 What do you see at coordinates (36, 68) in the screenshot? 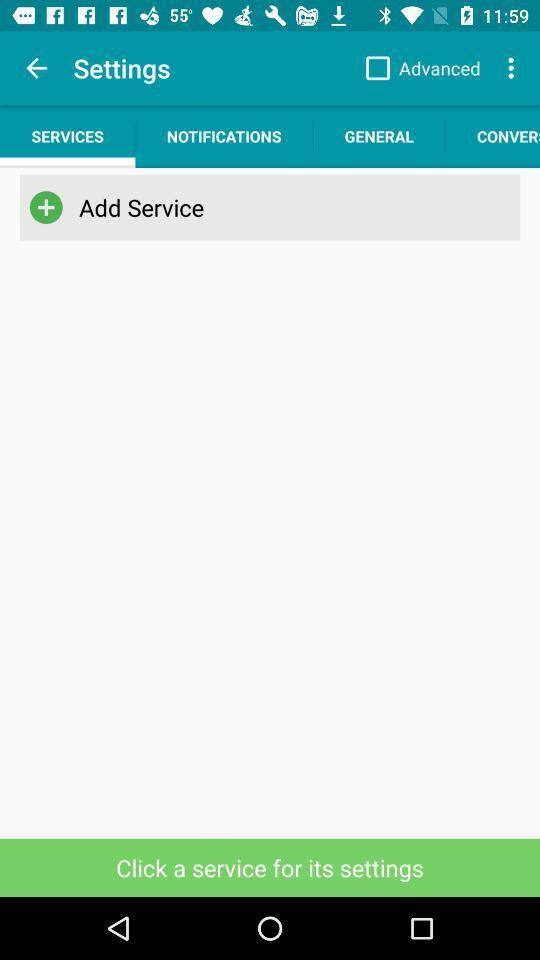
I see `the app above the services icon` at bounding box center [36, 68].